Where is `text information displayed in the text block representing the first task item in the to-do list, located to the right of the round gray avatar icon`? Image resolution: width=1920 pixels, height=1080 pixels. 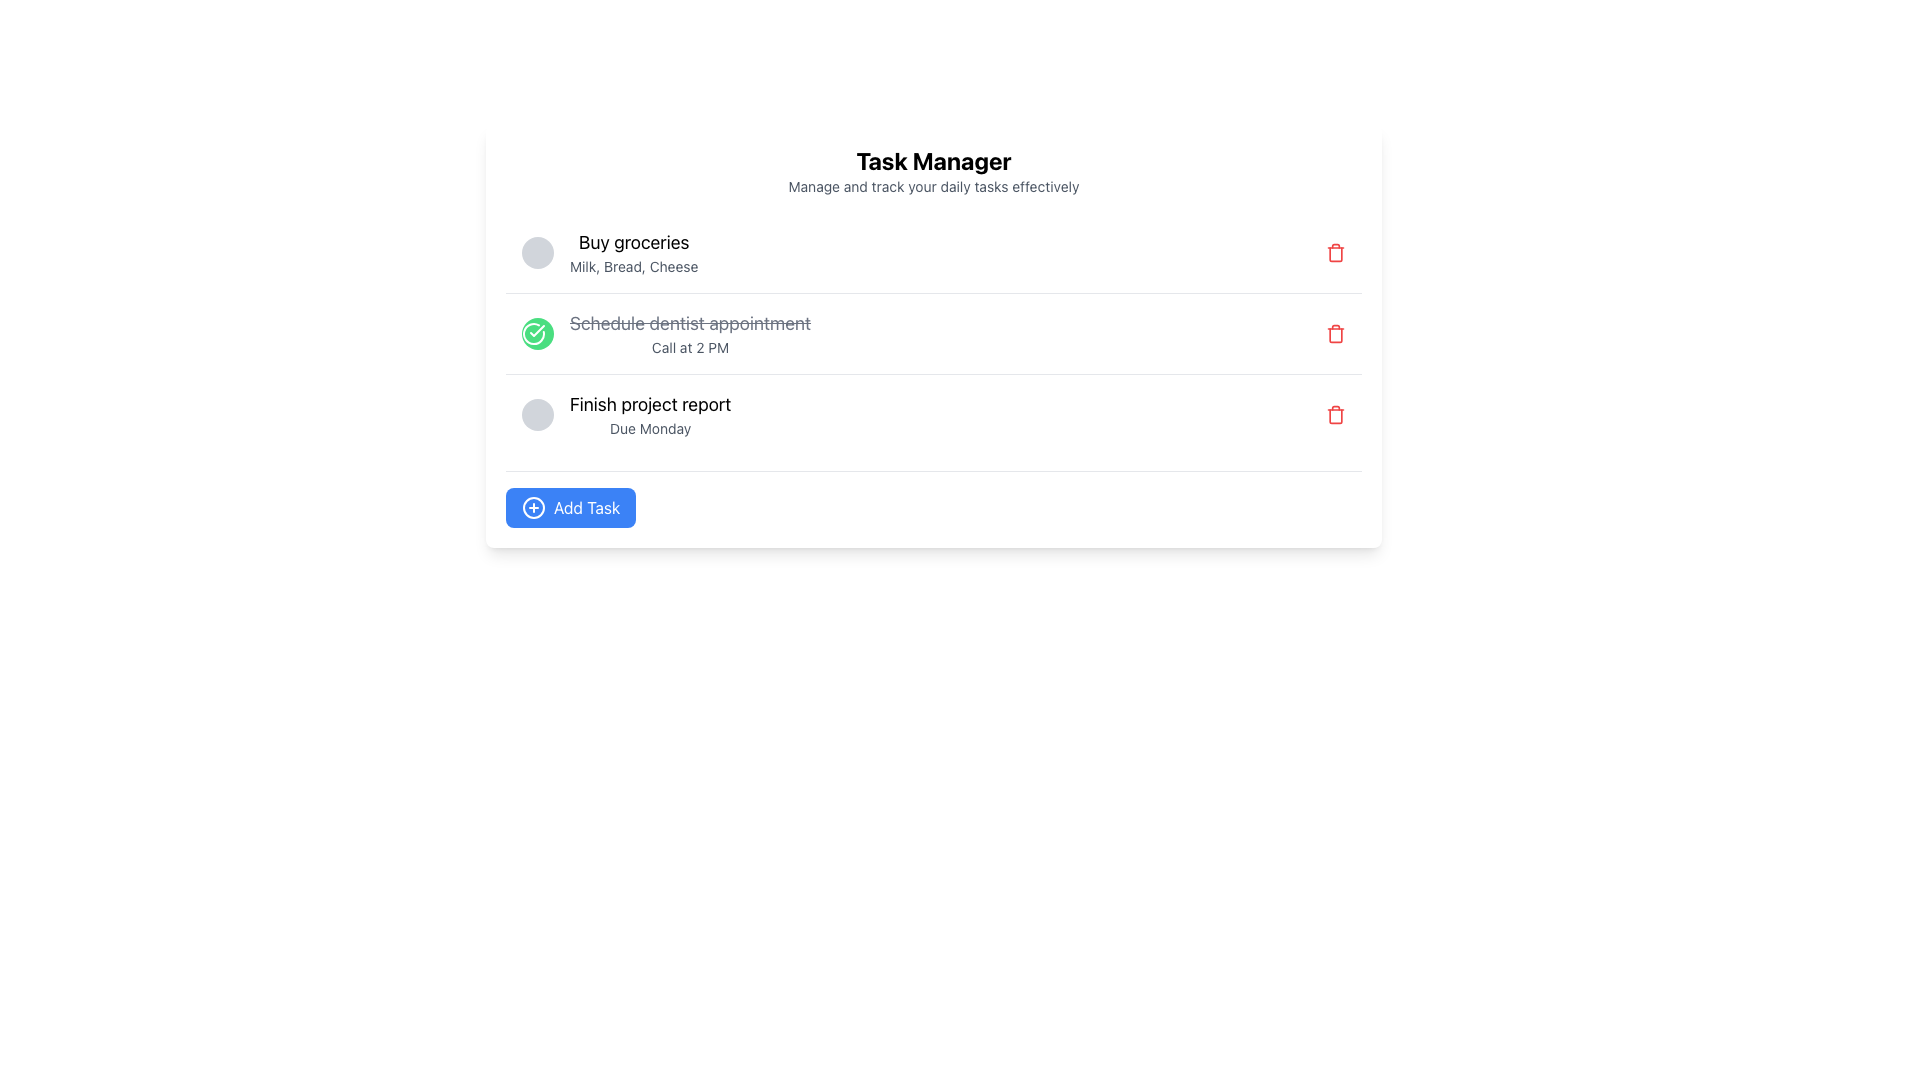 text information displayed in the text block representing the first task item in the to-do list, located to the right of the round gray avatar icon is located at coordinates (633, 252).